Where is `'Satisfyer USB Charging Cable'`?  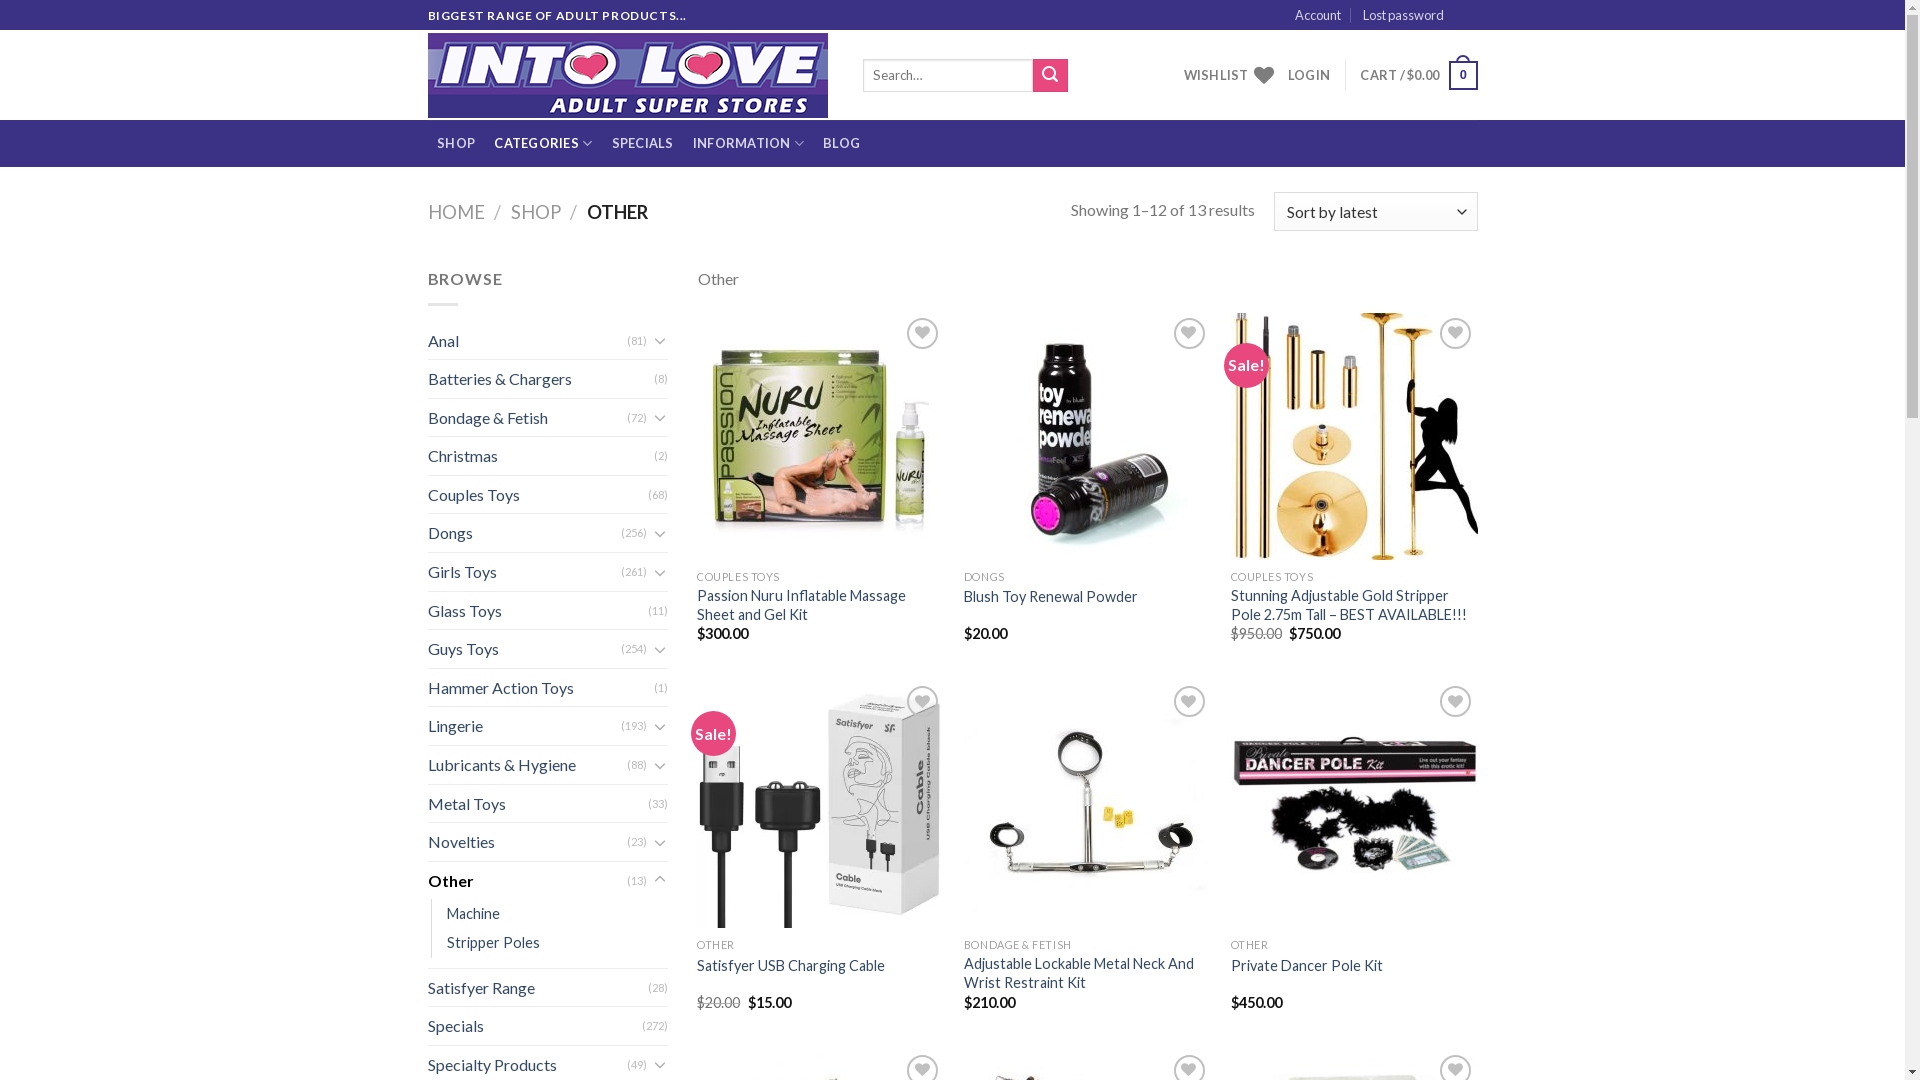 'Satisfyer USB Charging Cable' is located at coordinates (790, 965).